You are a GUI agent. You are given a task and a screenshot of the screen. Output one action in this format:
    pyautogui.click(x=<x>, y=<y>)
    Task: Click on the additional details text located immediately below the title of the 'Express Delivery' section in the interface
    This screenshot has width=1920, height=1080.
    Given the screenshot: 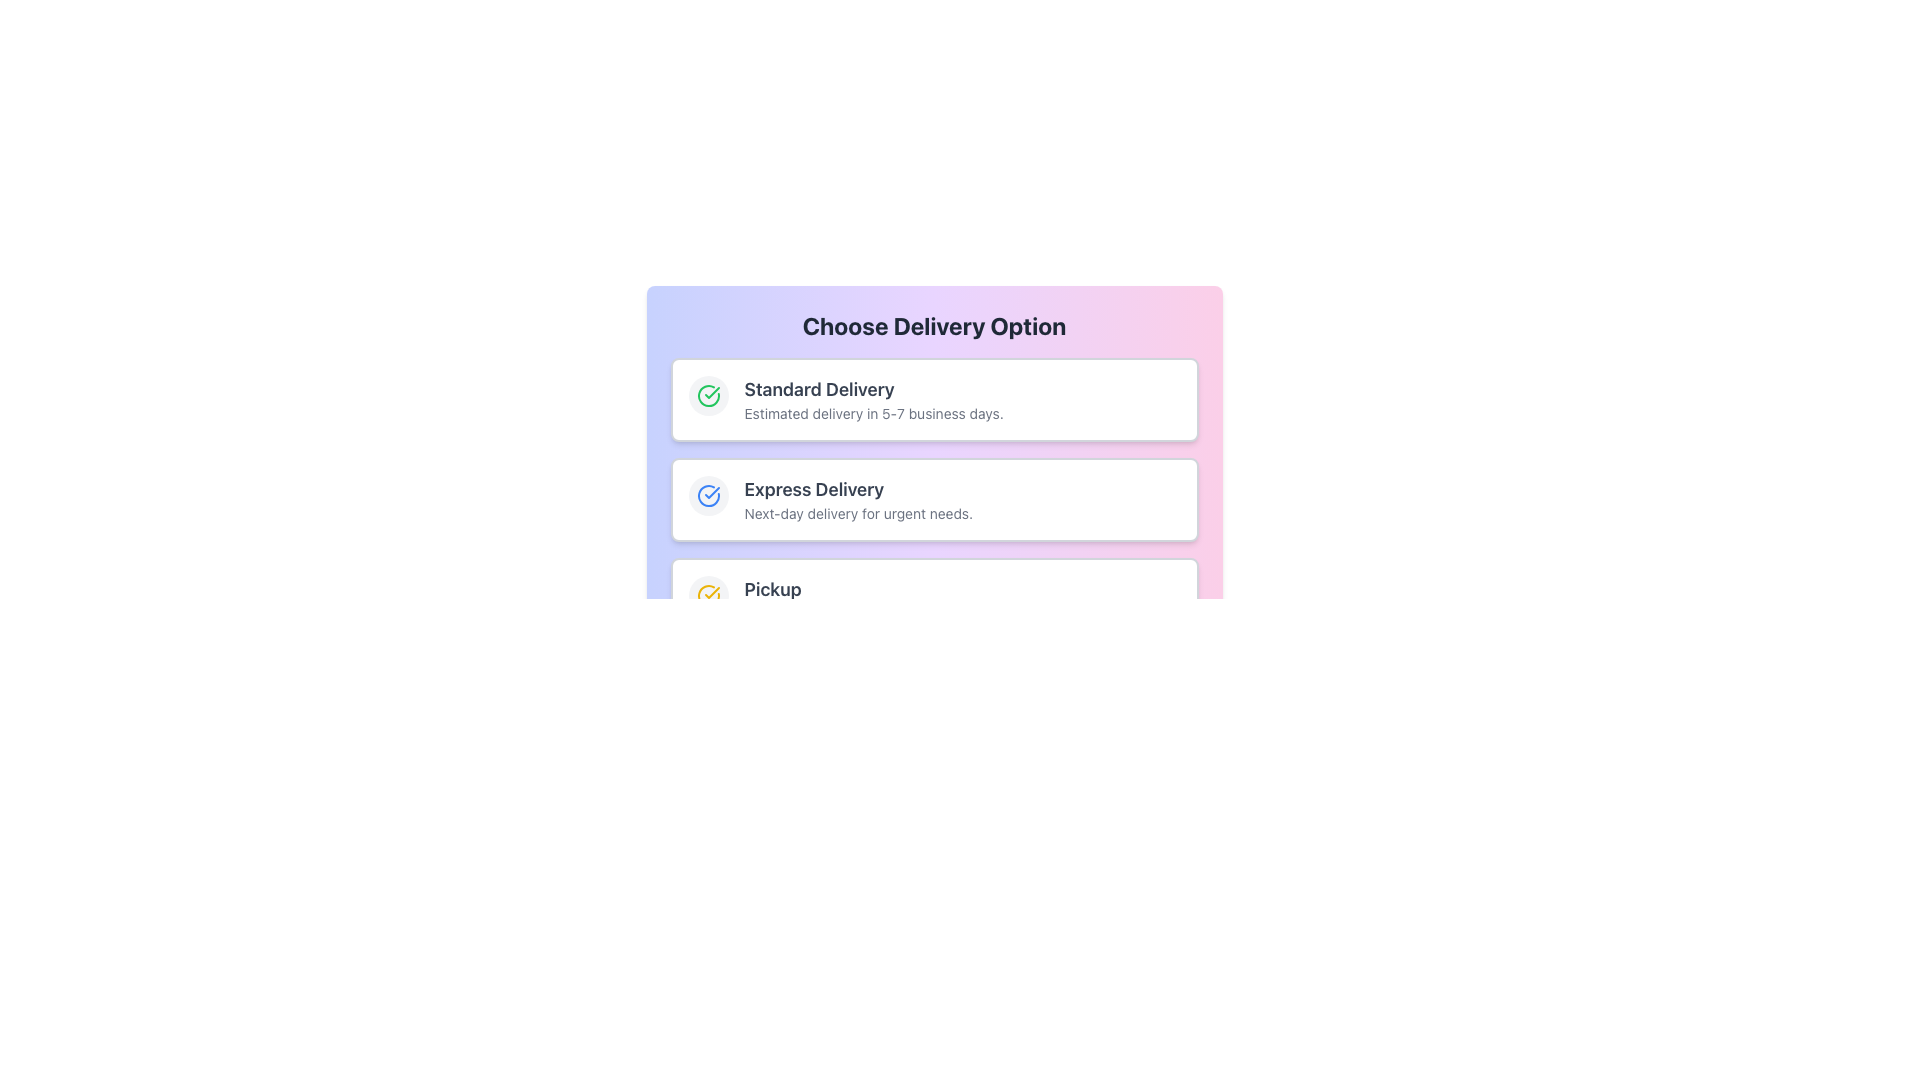 What is the action you would take?
    pyautogui.click(x=962, y=512)
    